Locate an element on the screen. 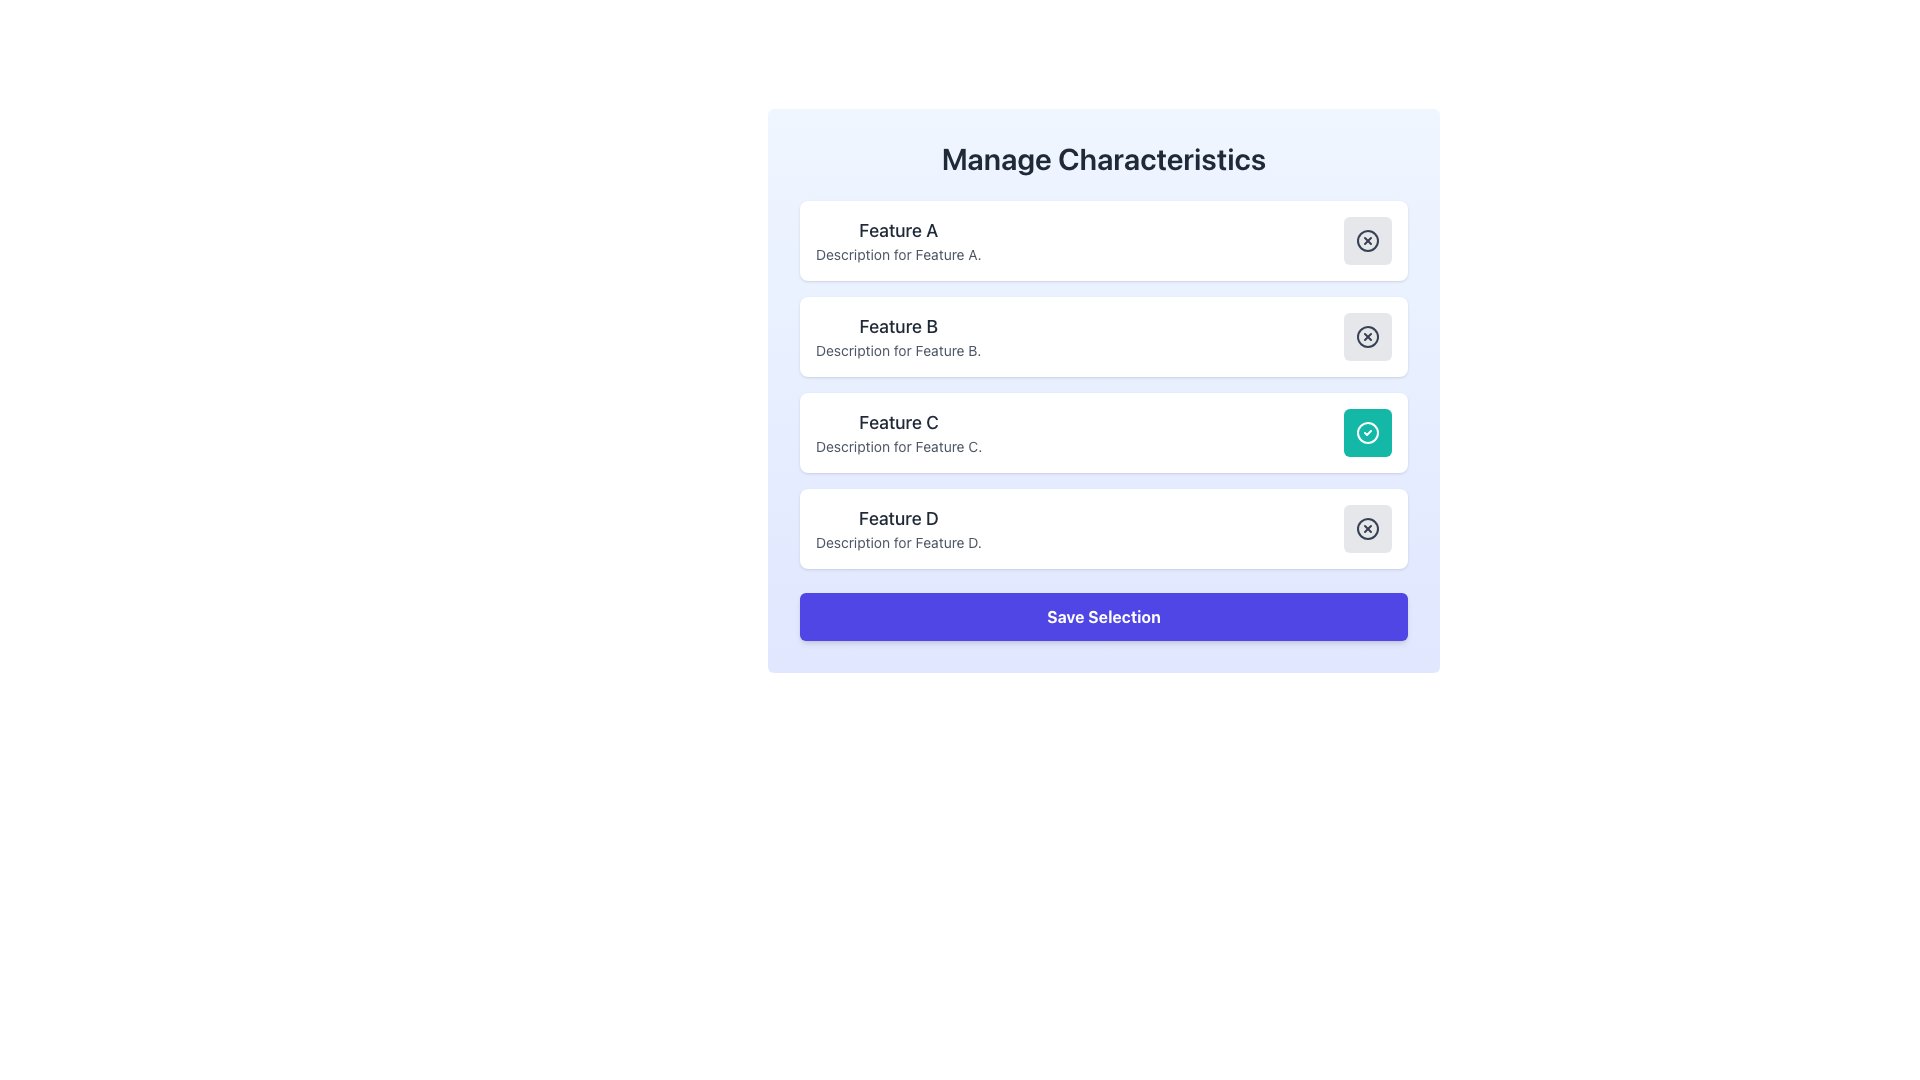  the descriptive label for 'Feature D' located under 'Manage Characteristics', which is the fourth item in the list, just above the 'Save Selection' button is located at coordinates (897, 527).